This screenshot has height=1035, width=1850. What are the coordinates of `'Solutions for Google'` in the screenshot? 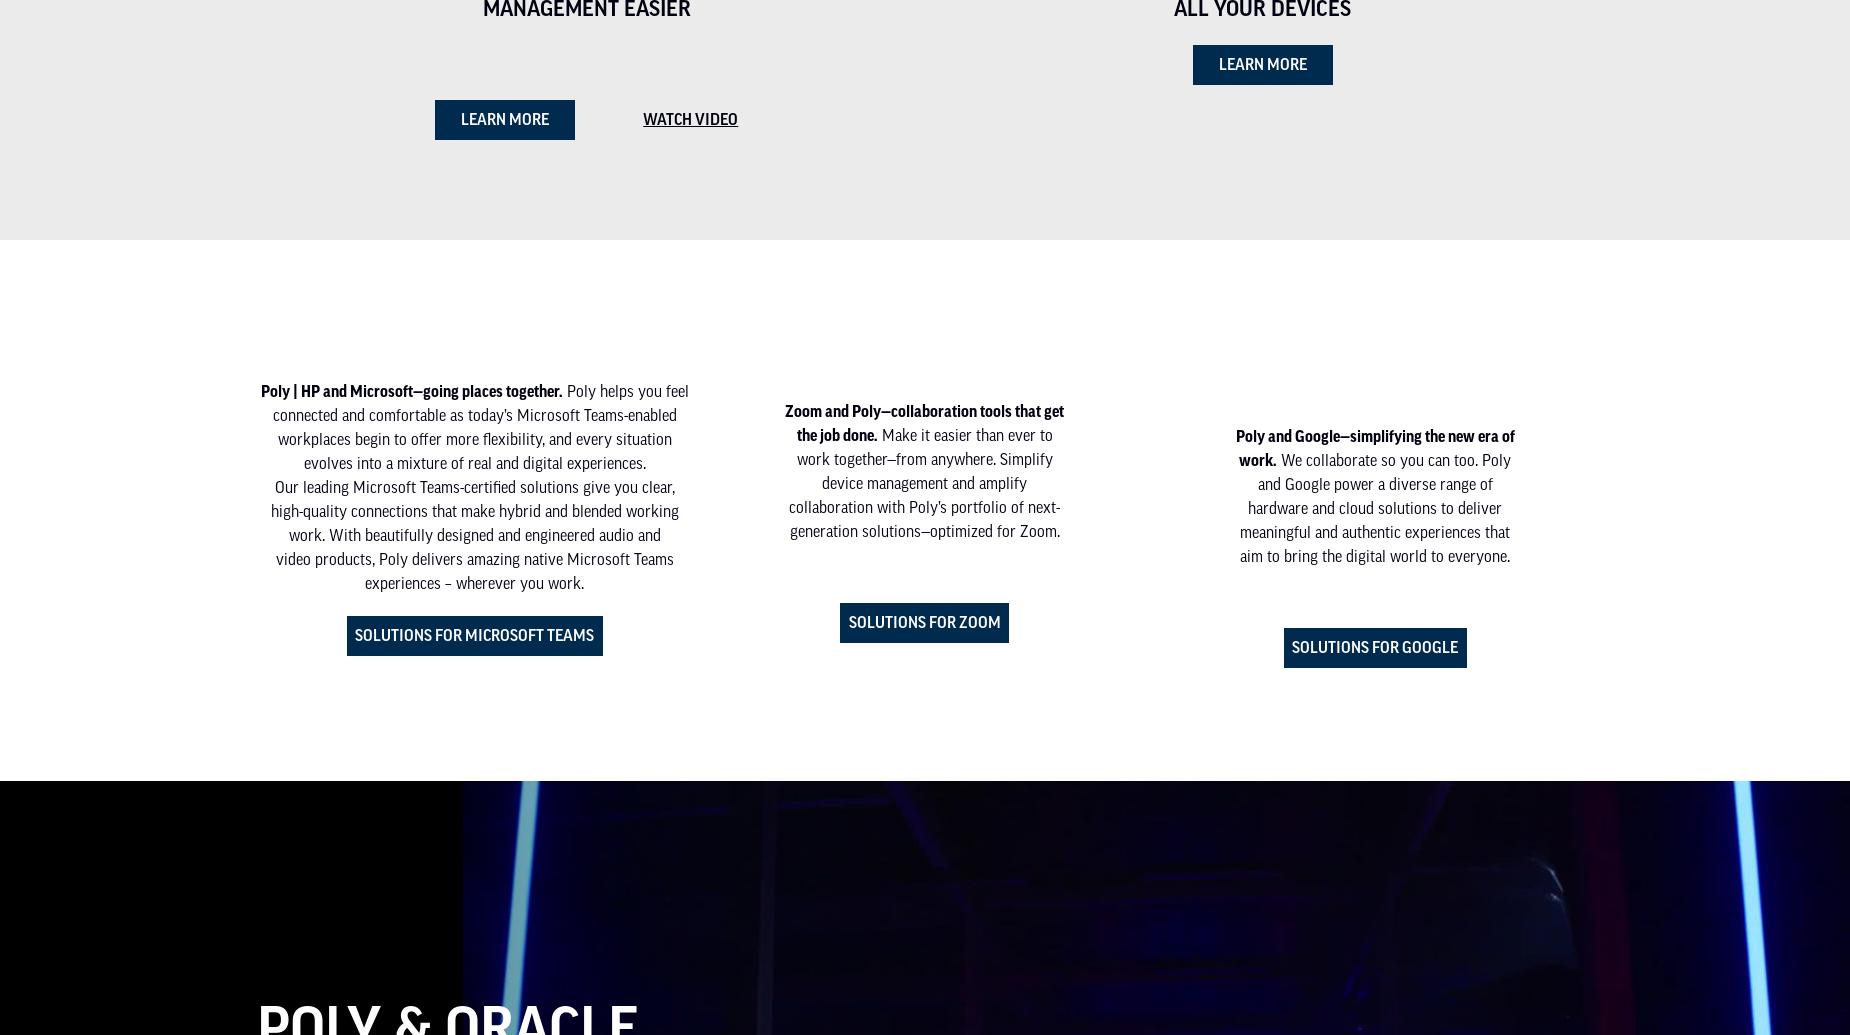 It's located at (1373, 645).